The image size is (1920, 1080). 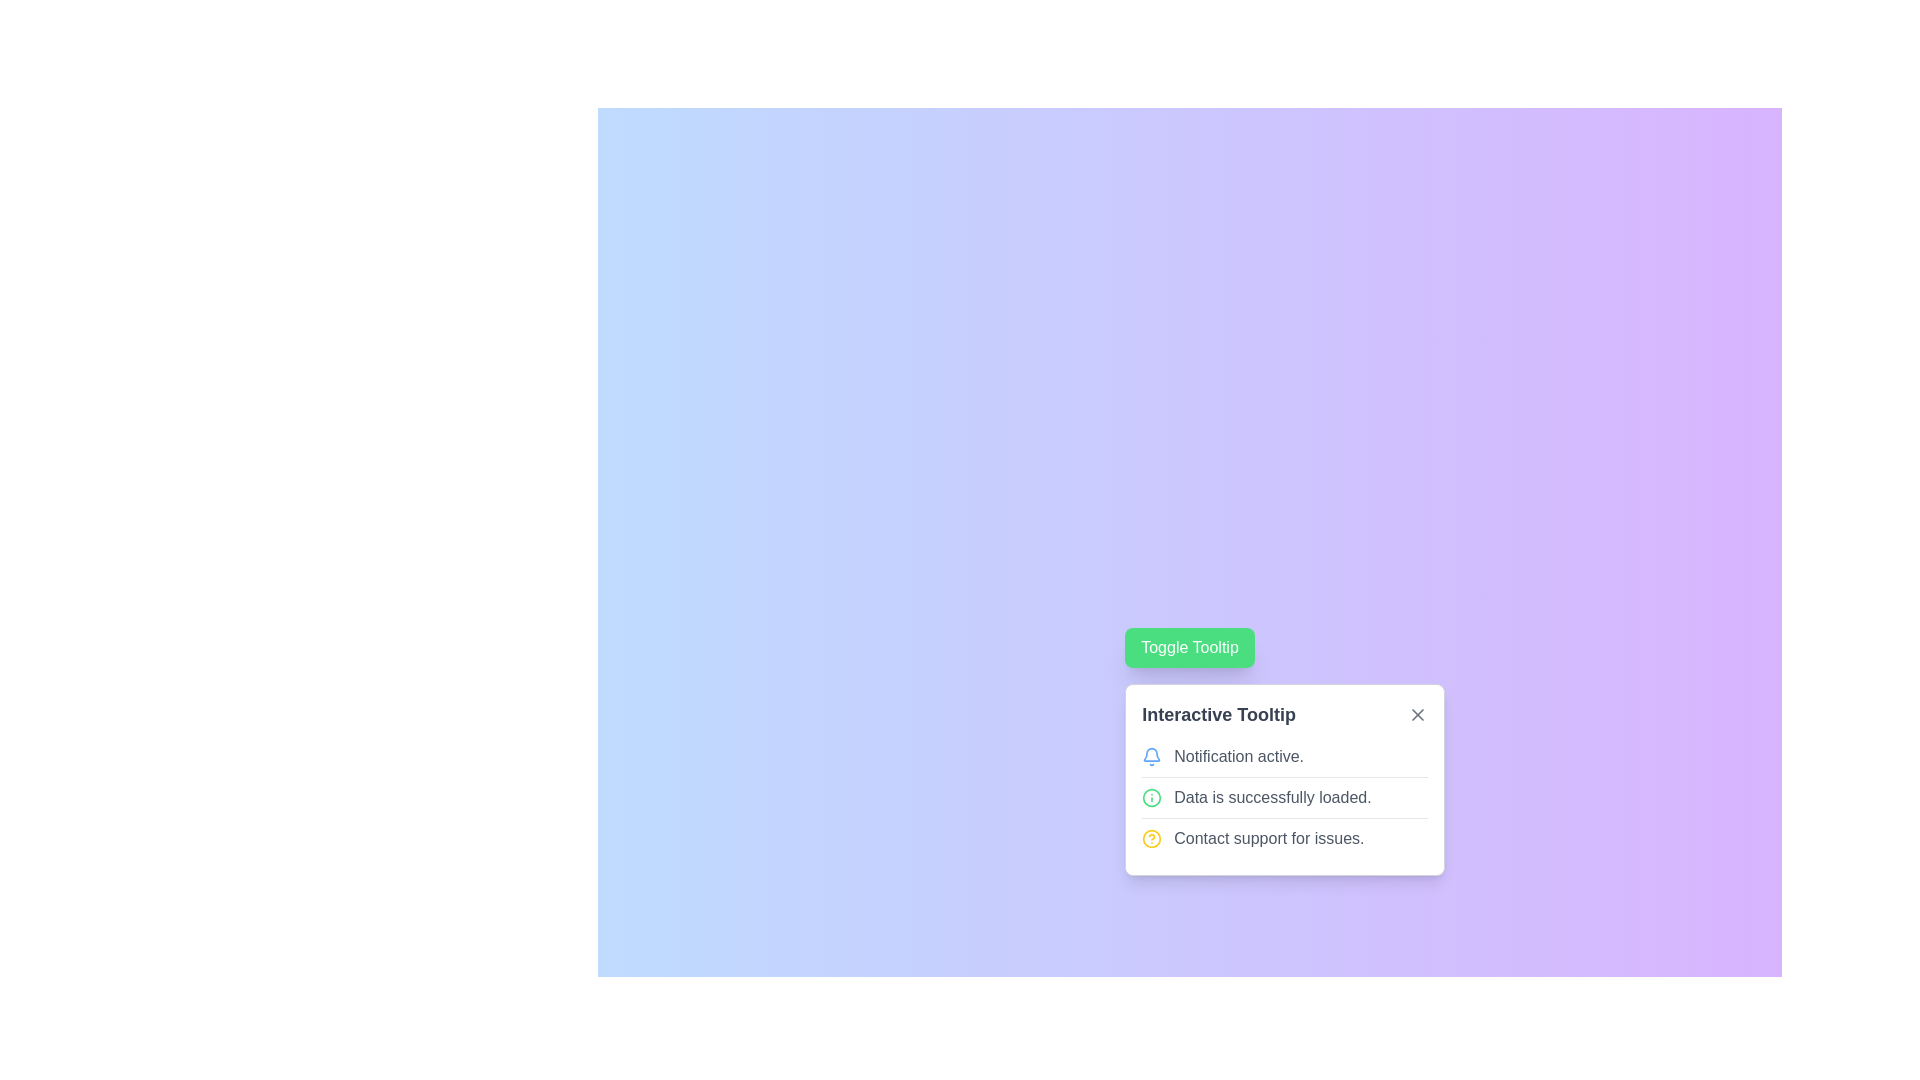 I want to click on the rectangular button with a green background and white text that reads 'Toggle Tooltip', so click(x=1190, y=648).